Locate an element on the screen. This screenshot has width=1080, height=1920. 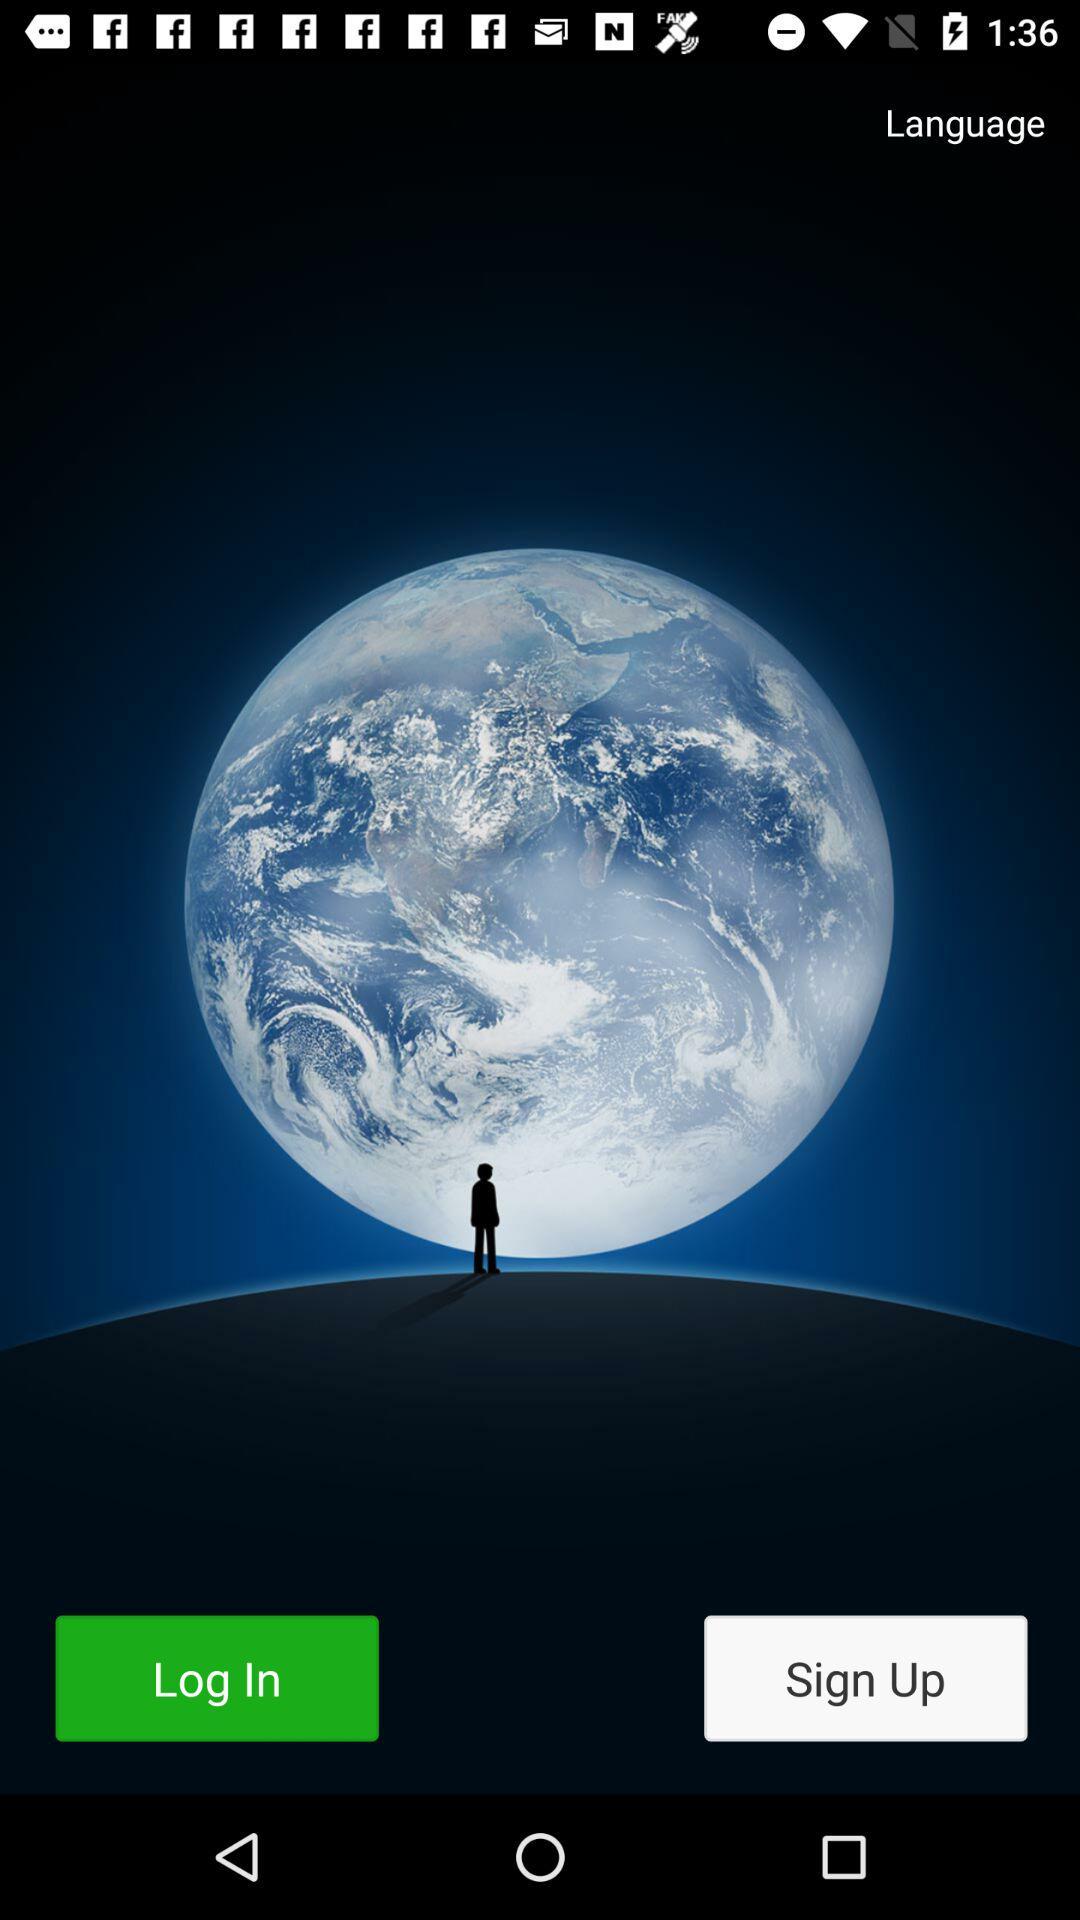
the log in icon is located at coordinates (217, 1678).